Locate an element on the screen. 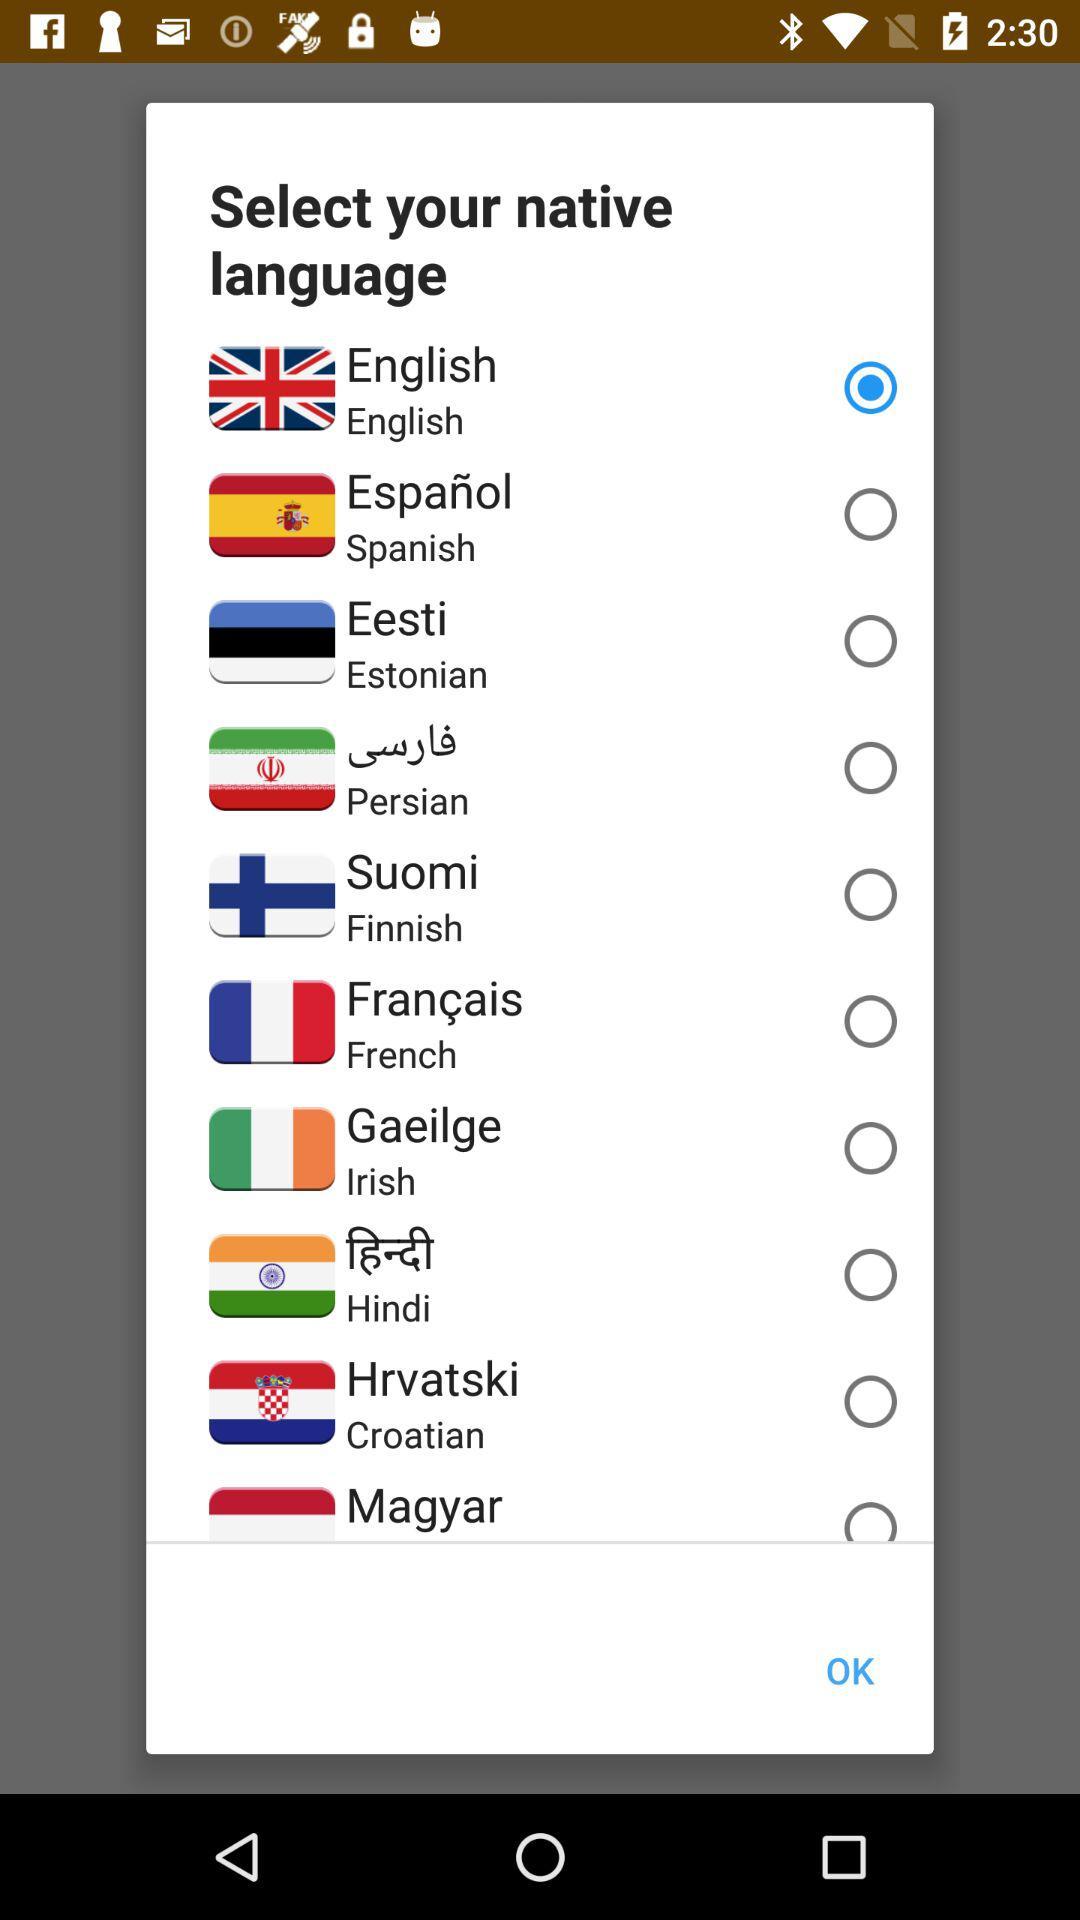 Image resolution: width=1080 pixels, height=1920 pixels. the hungarian item is located at coordinates (429, 1537).